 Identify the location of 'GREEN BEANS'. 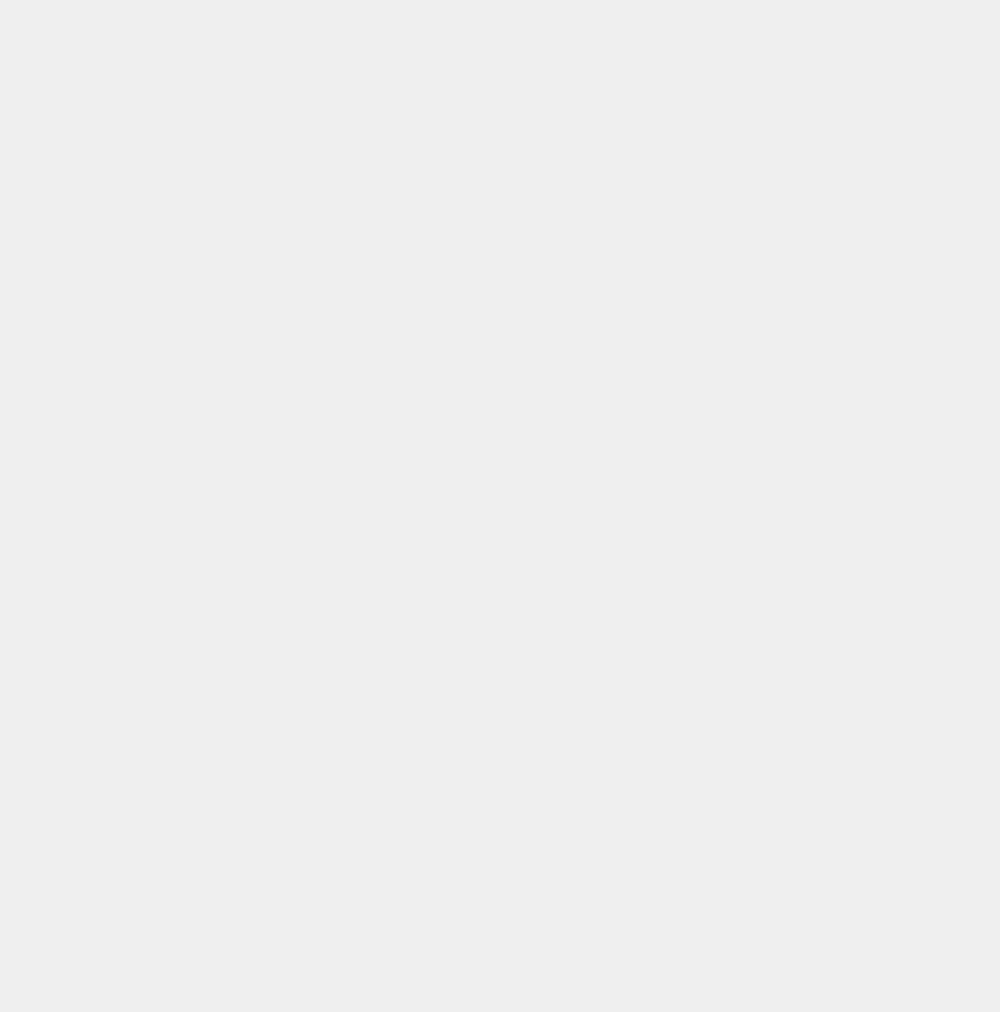
(79, 999).